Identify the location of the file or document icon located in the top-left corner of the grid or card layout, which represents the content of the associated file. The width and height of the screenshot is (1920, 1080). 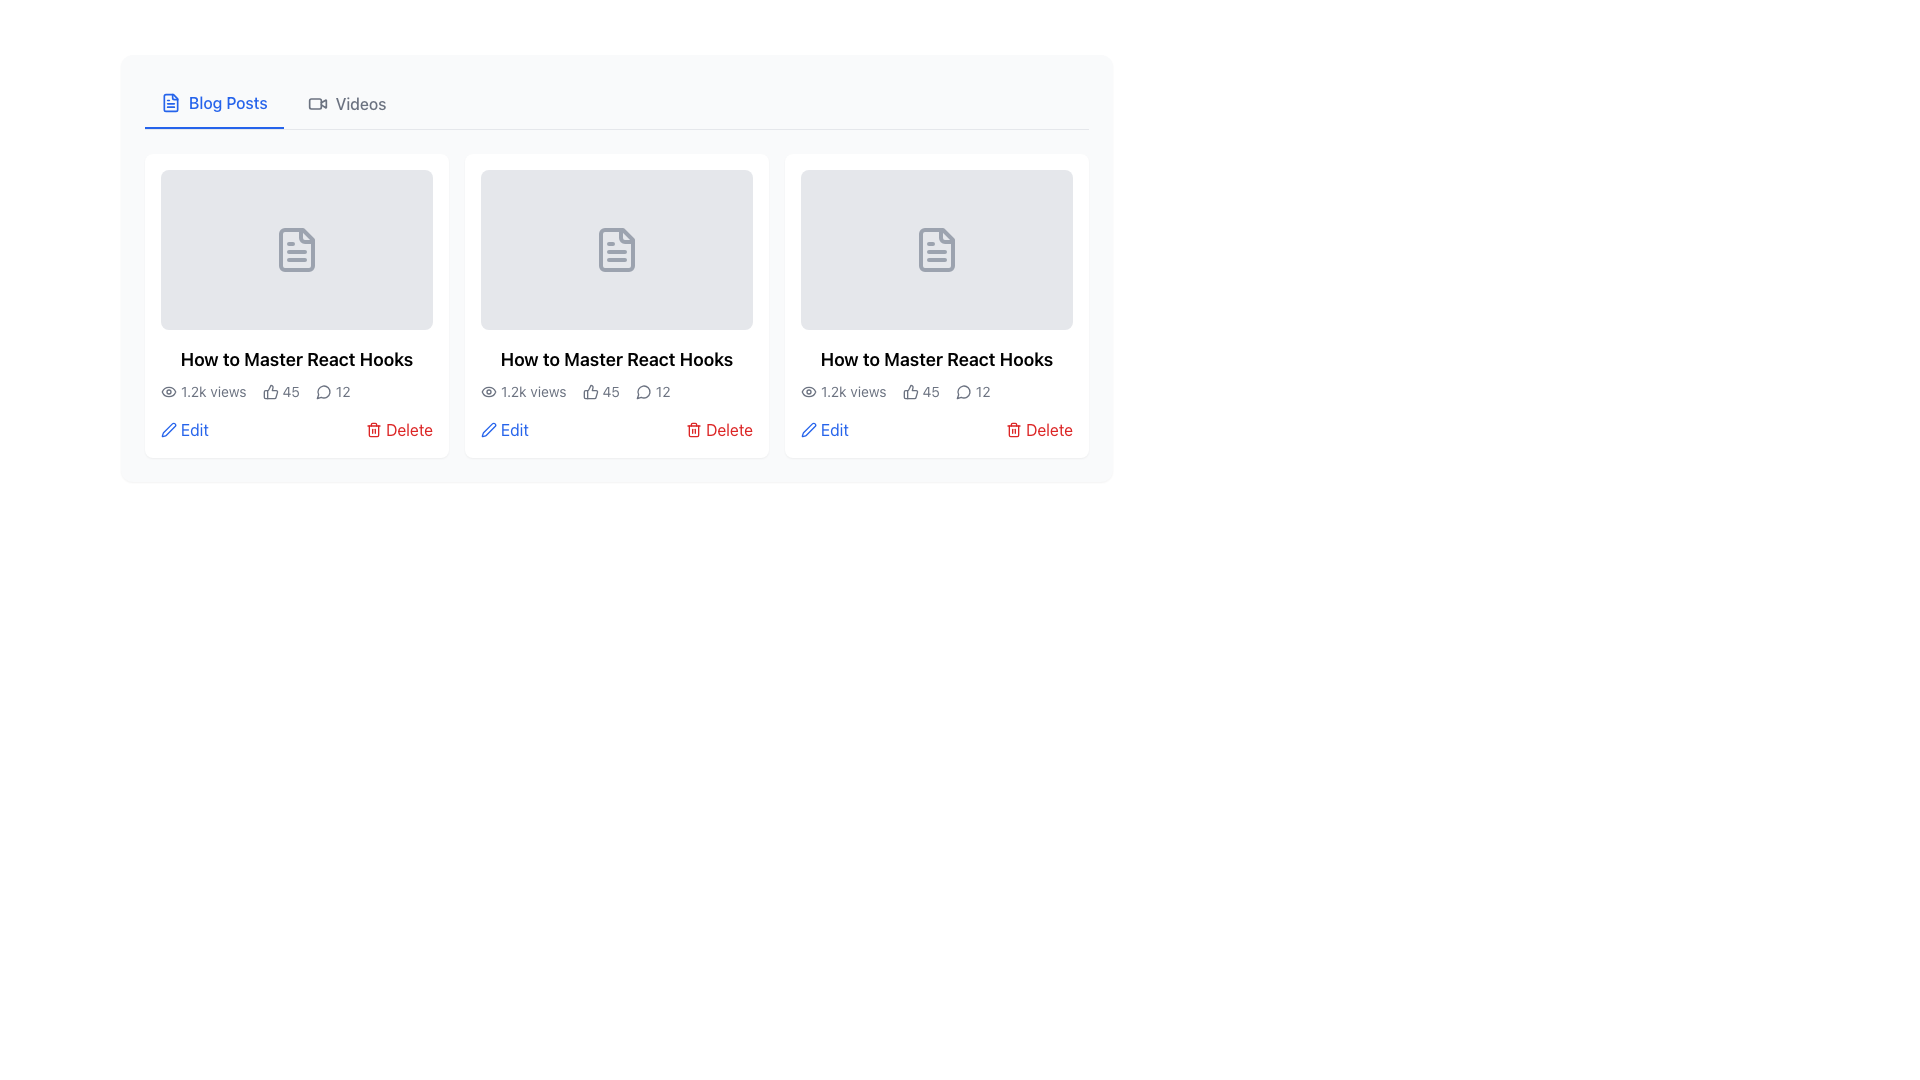
(296, 249).